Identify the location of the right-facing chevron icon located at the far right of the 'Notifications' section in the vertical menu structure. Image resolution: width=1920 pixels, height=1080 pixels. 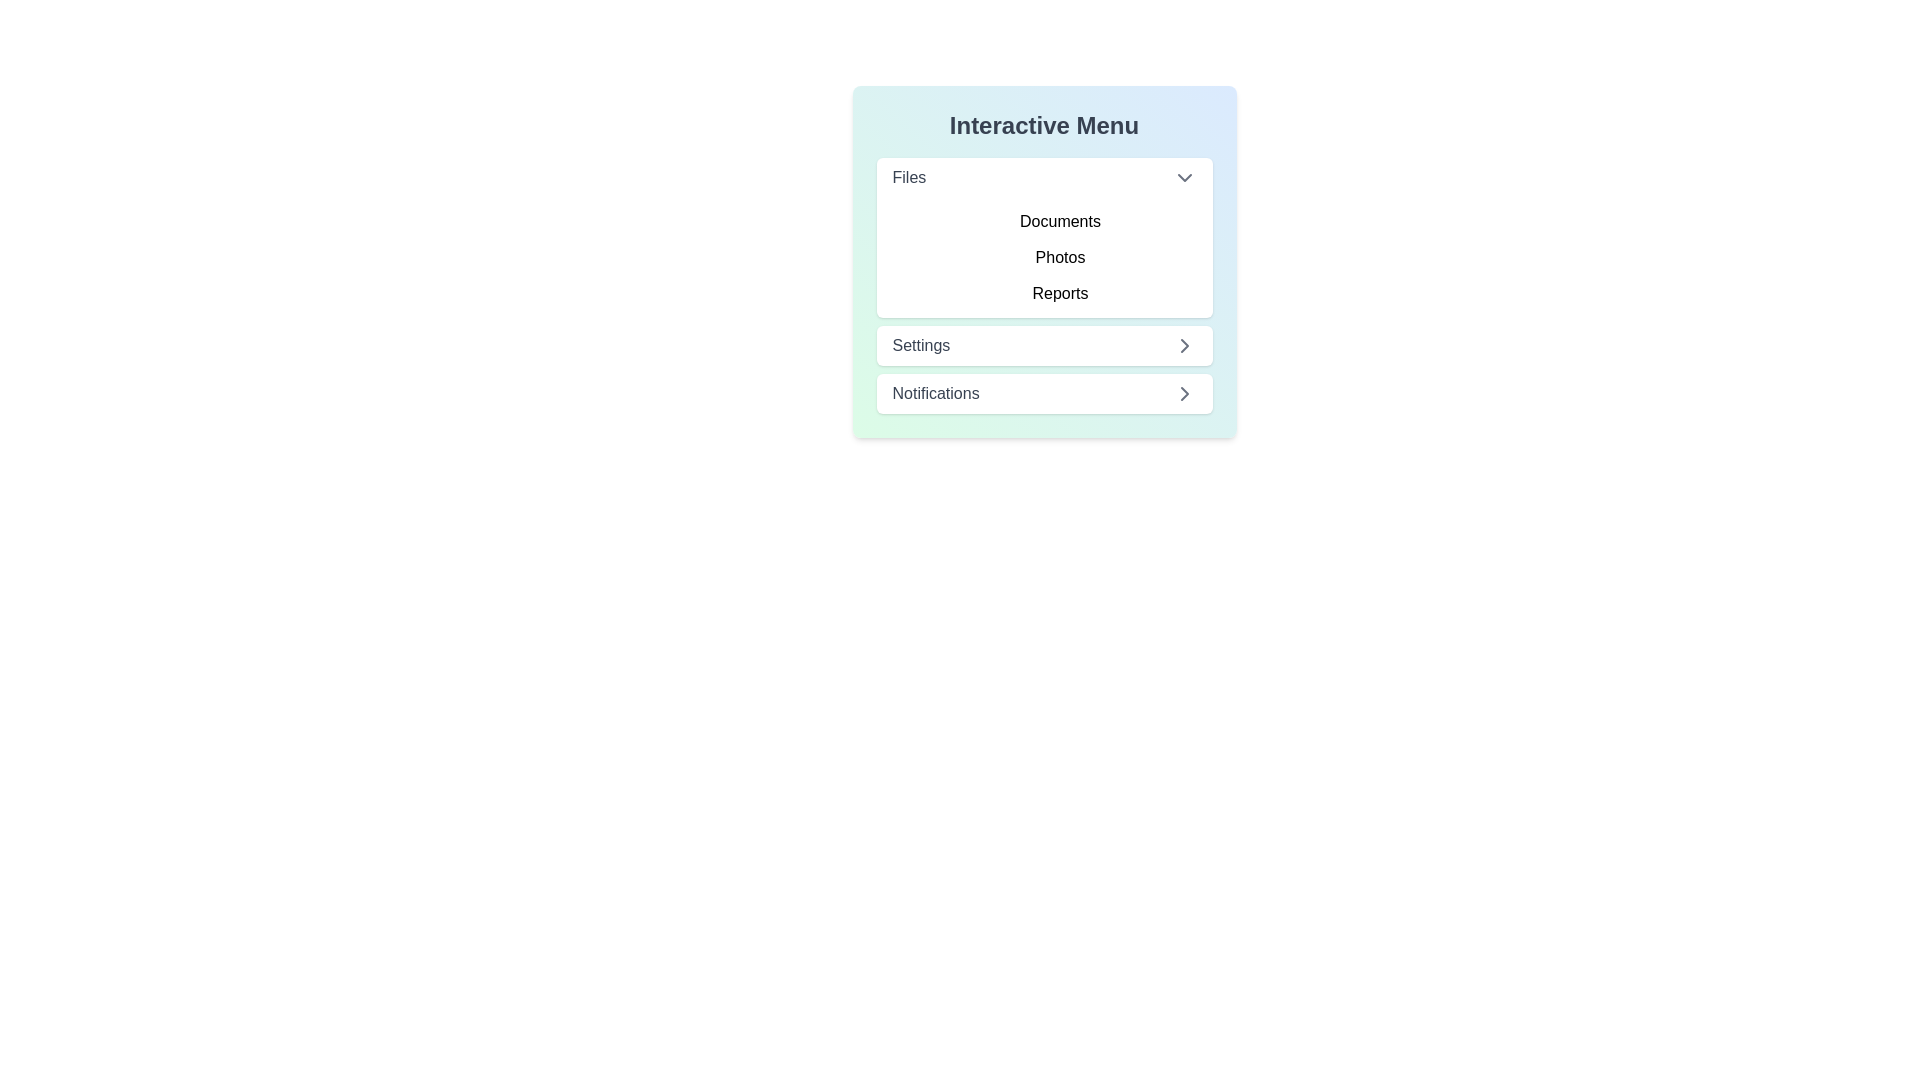
(1184, 393).